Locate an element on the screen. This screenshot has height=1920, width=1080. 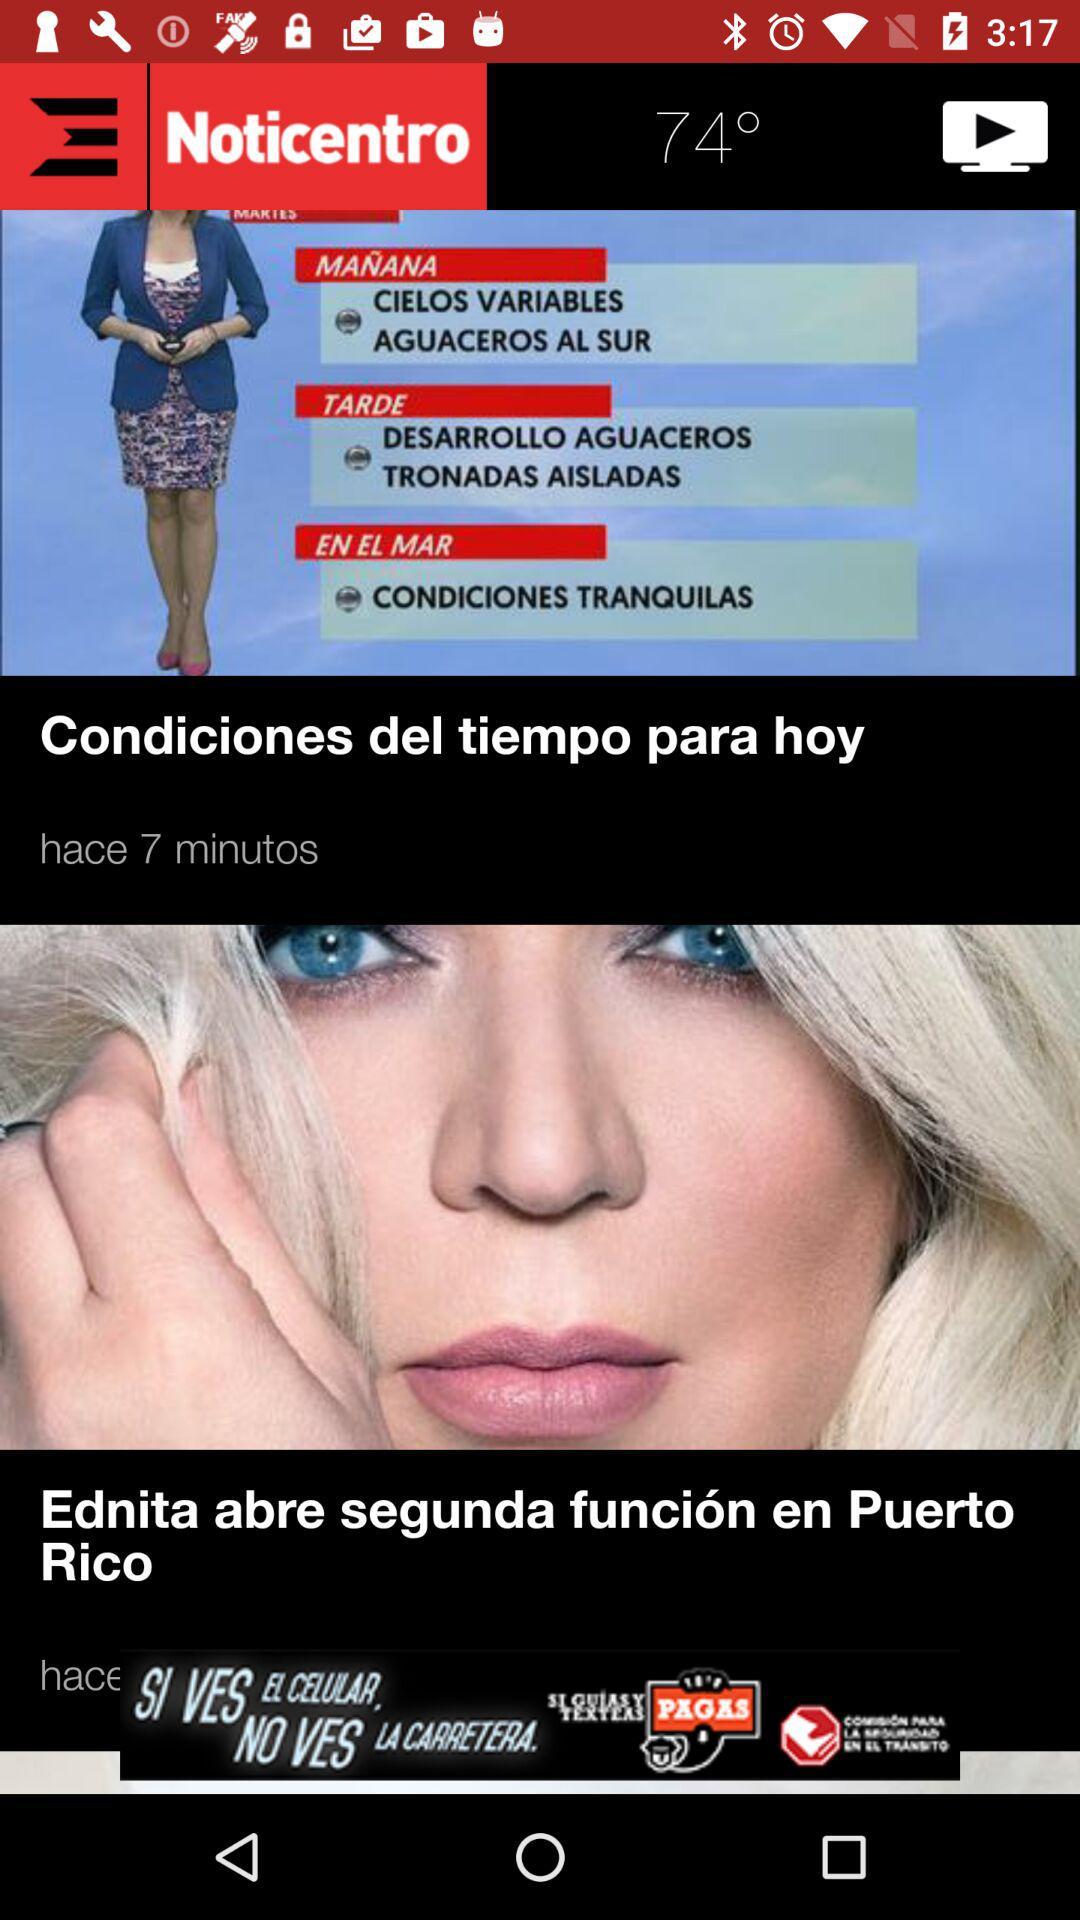
the play icon is located at coordinates (995, 135).